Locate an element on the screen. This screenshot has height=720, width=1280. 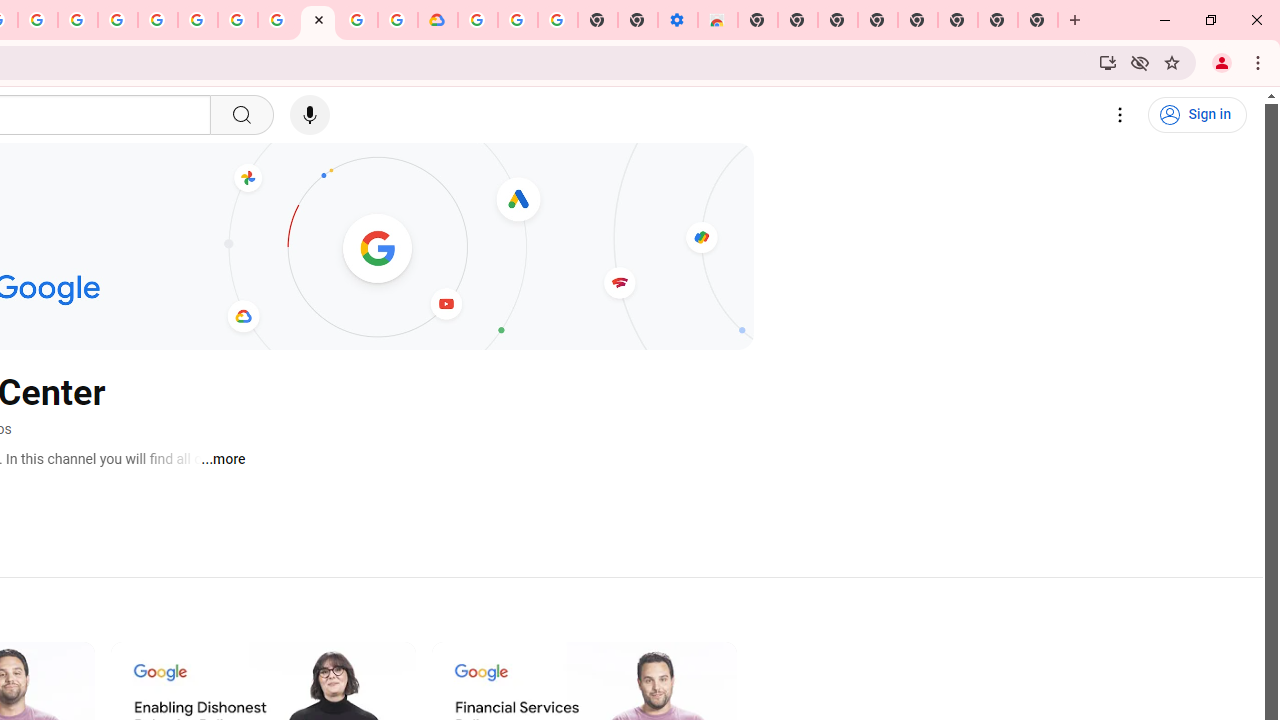
'New Tab' is located at coordinates (1038, 20).